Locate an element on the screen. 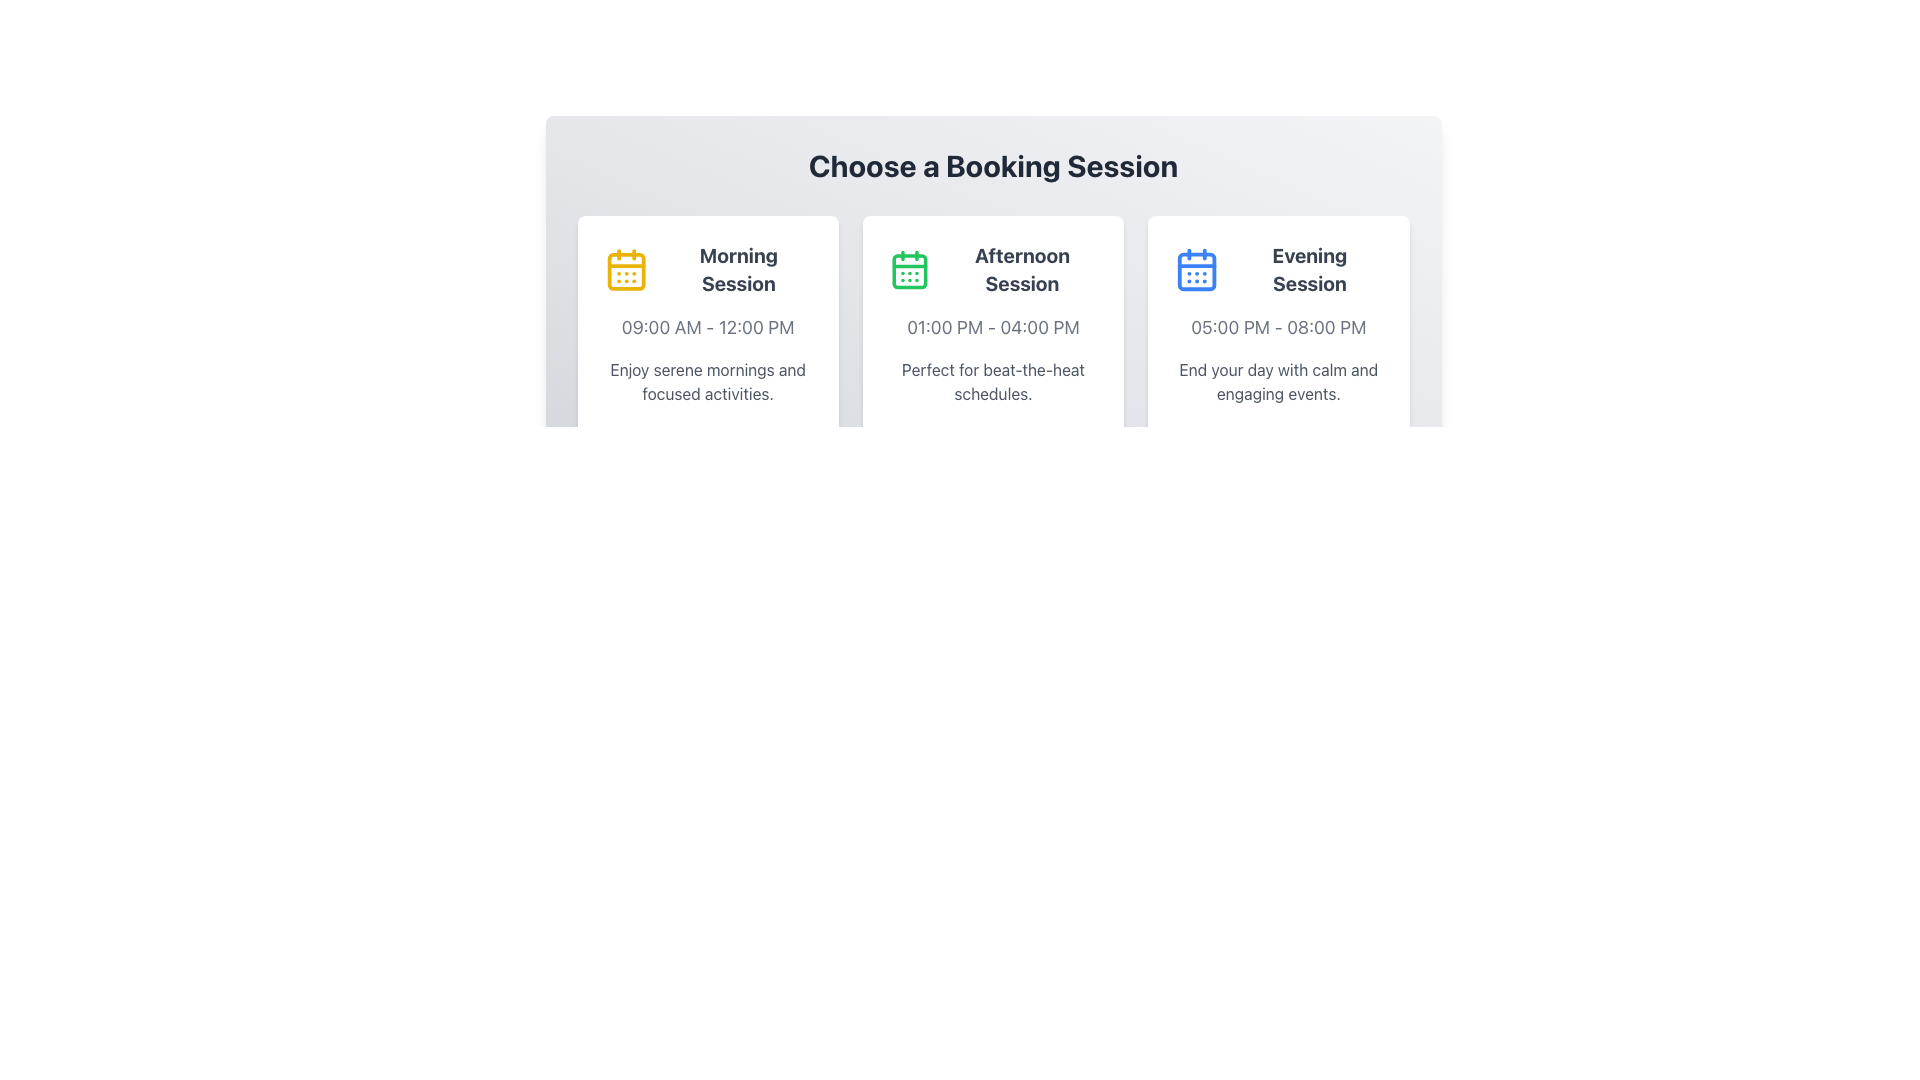 Image resolution: width=1920 pixels, height=1080 pixels. the yellow calendar icon located in the leftmost card labeled 'Morning Session' is located at coordinates (625, 270).